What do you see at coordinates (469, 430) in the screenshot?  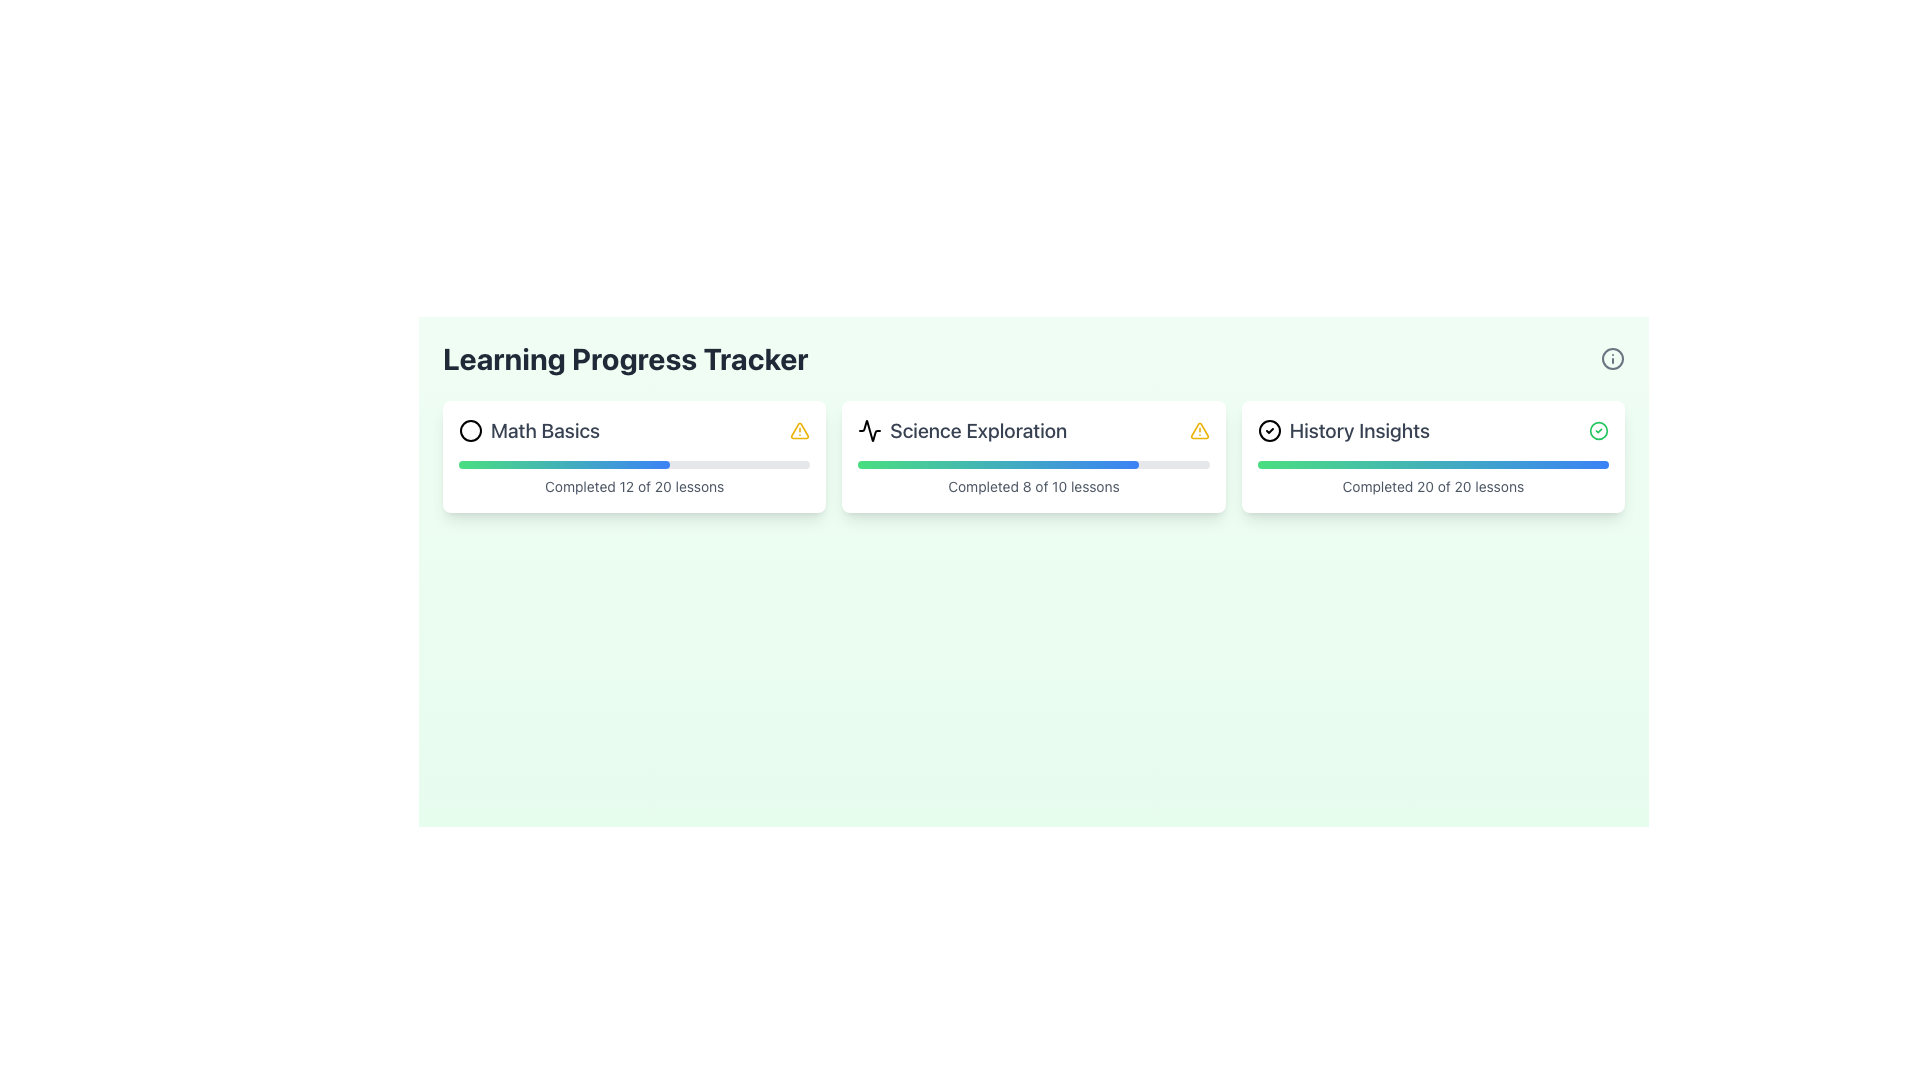 I see `the decorative circle icon representing the 'Math Basics' section in the learning progress tracker UI` at bounding box center [469, 430].